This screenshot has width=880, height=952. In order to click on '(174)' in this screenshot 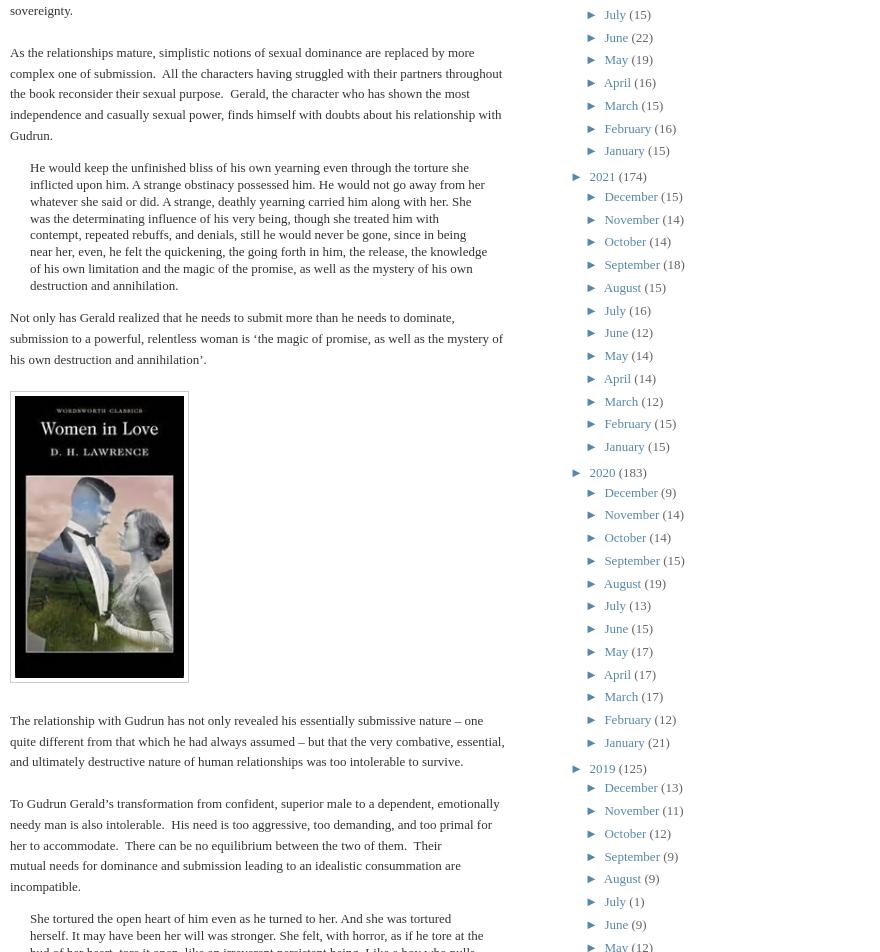, I will do `click(632, 176)`.